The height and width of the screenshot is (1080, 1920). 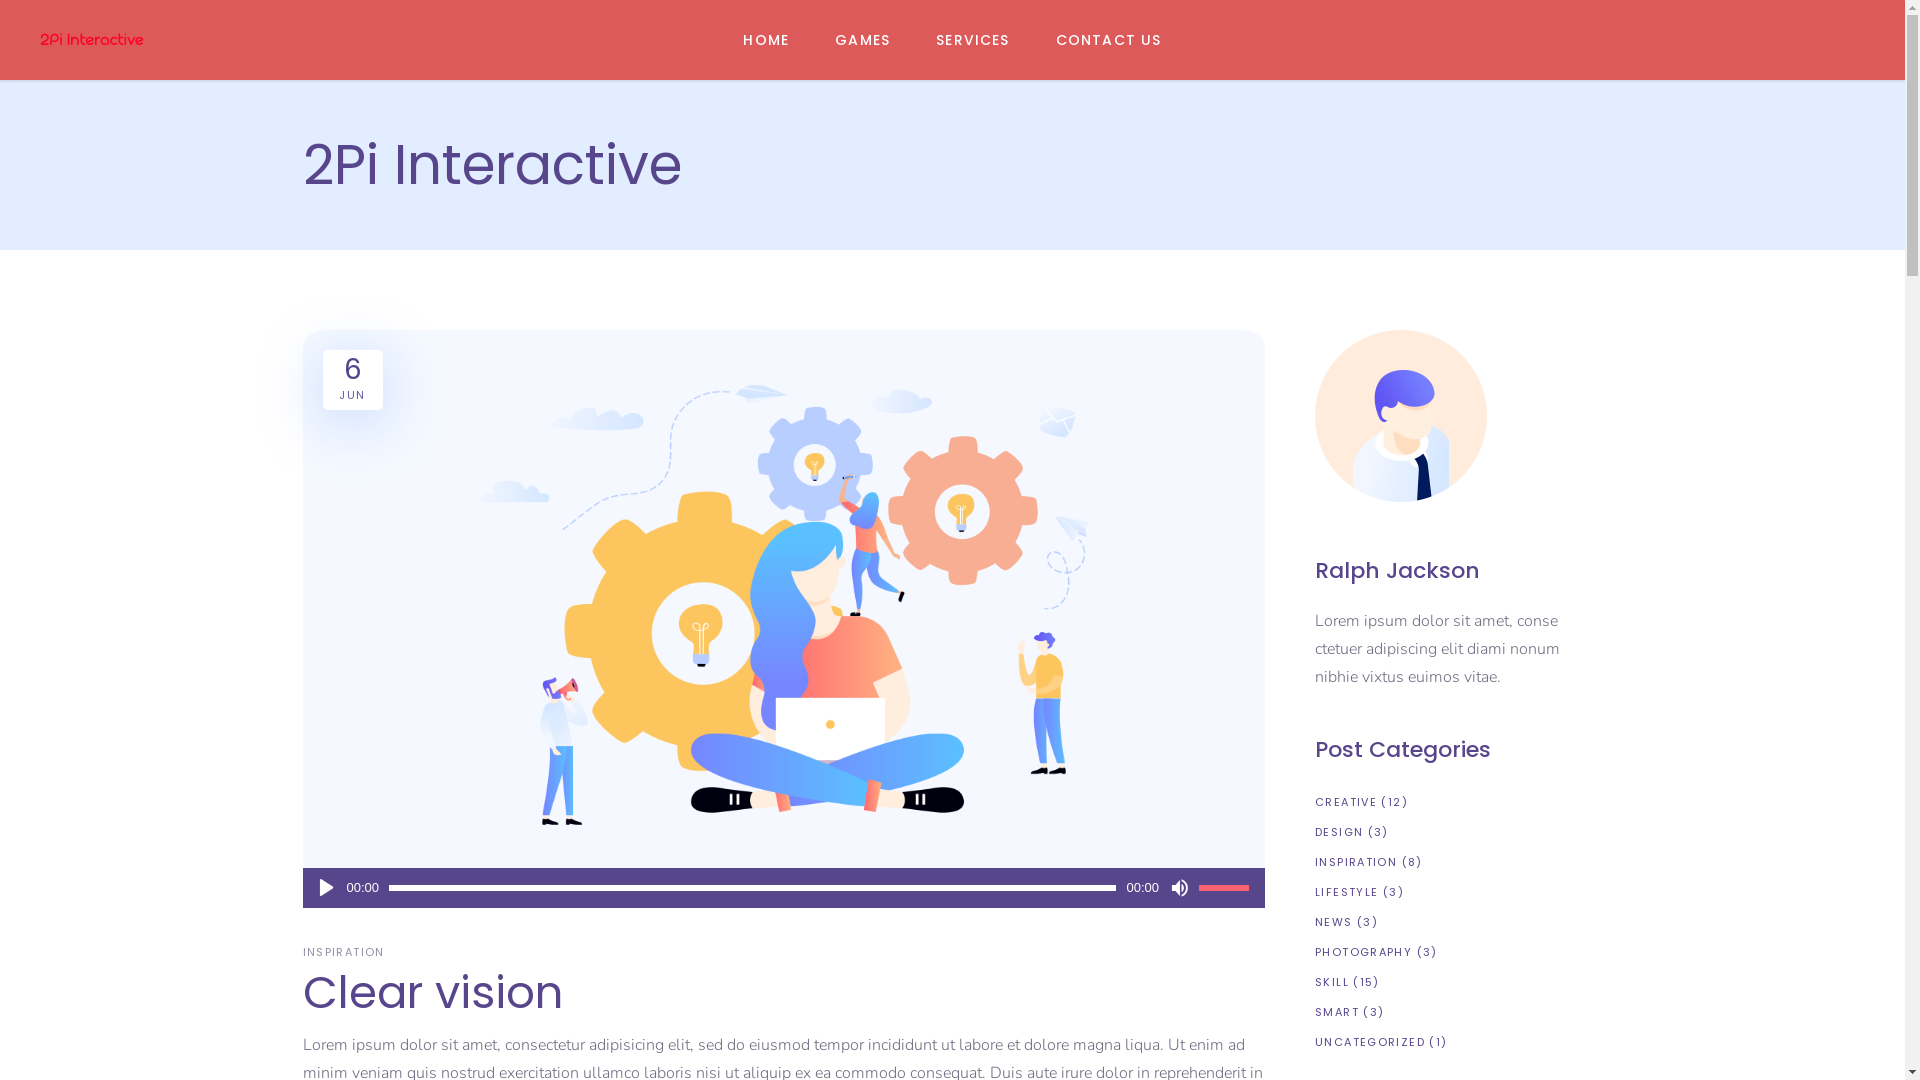 I want to click on 'GAMES', so click(x=862, y=39).